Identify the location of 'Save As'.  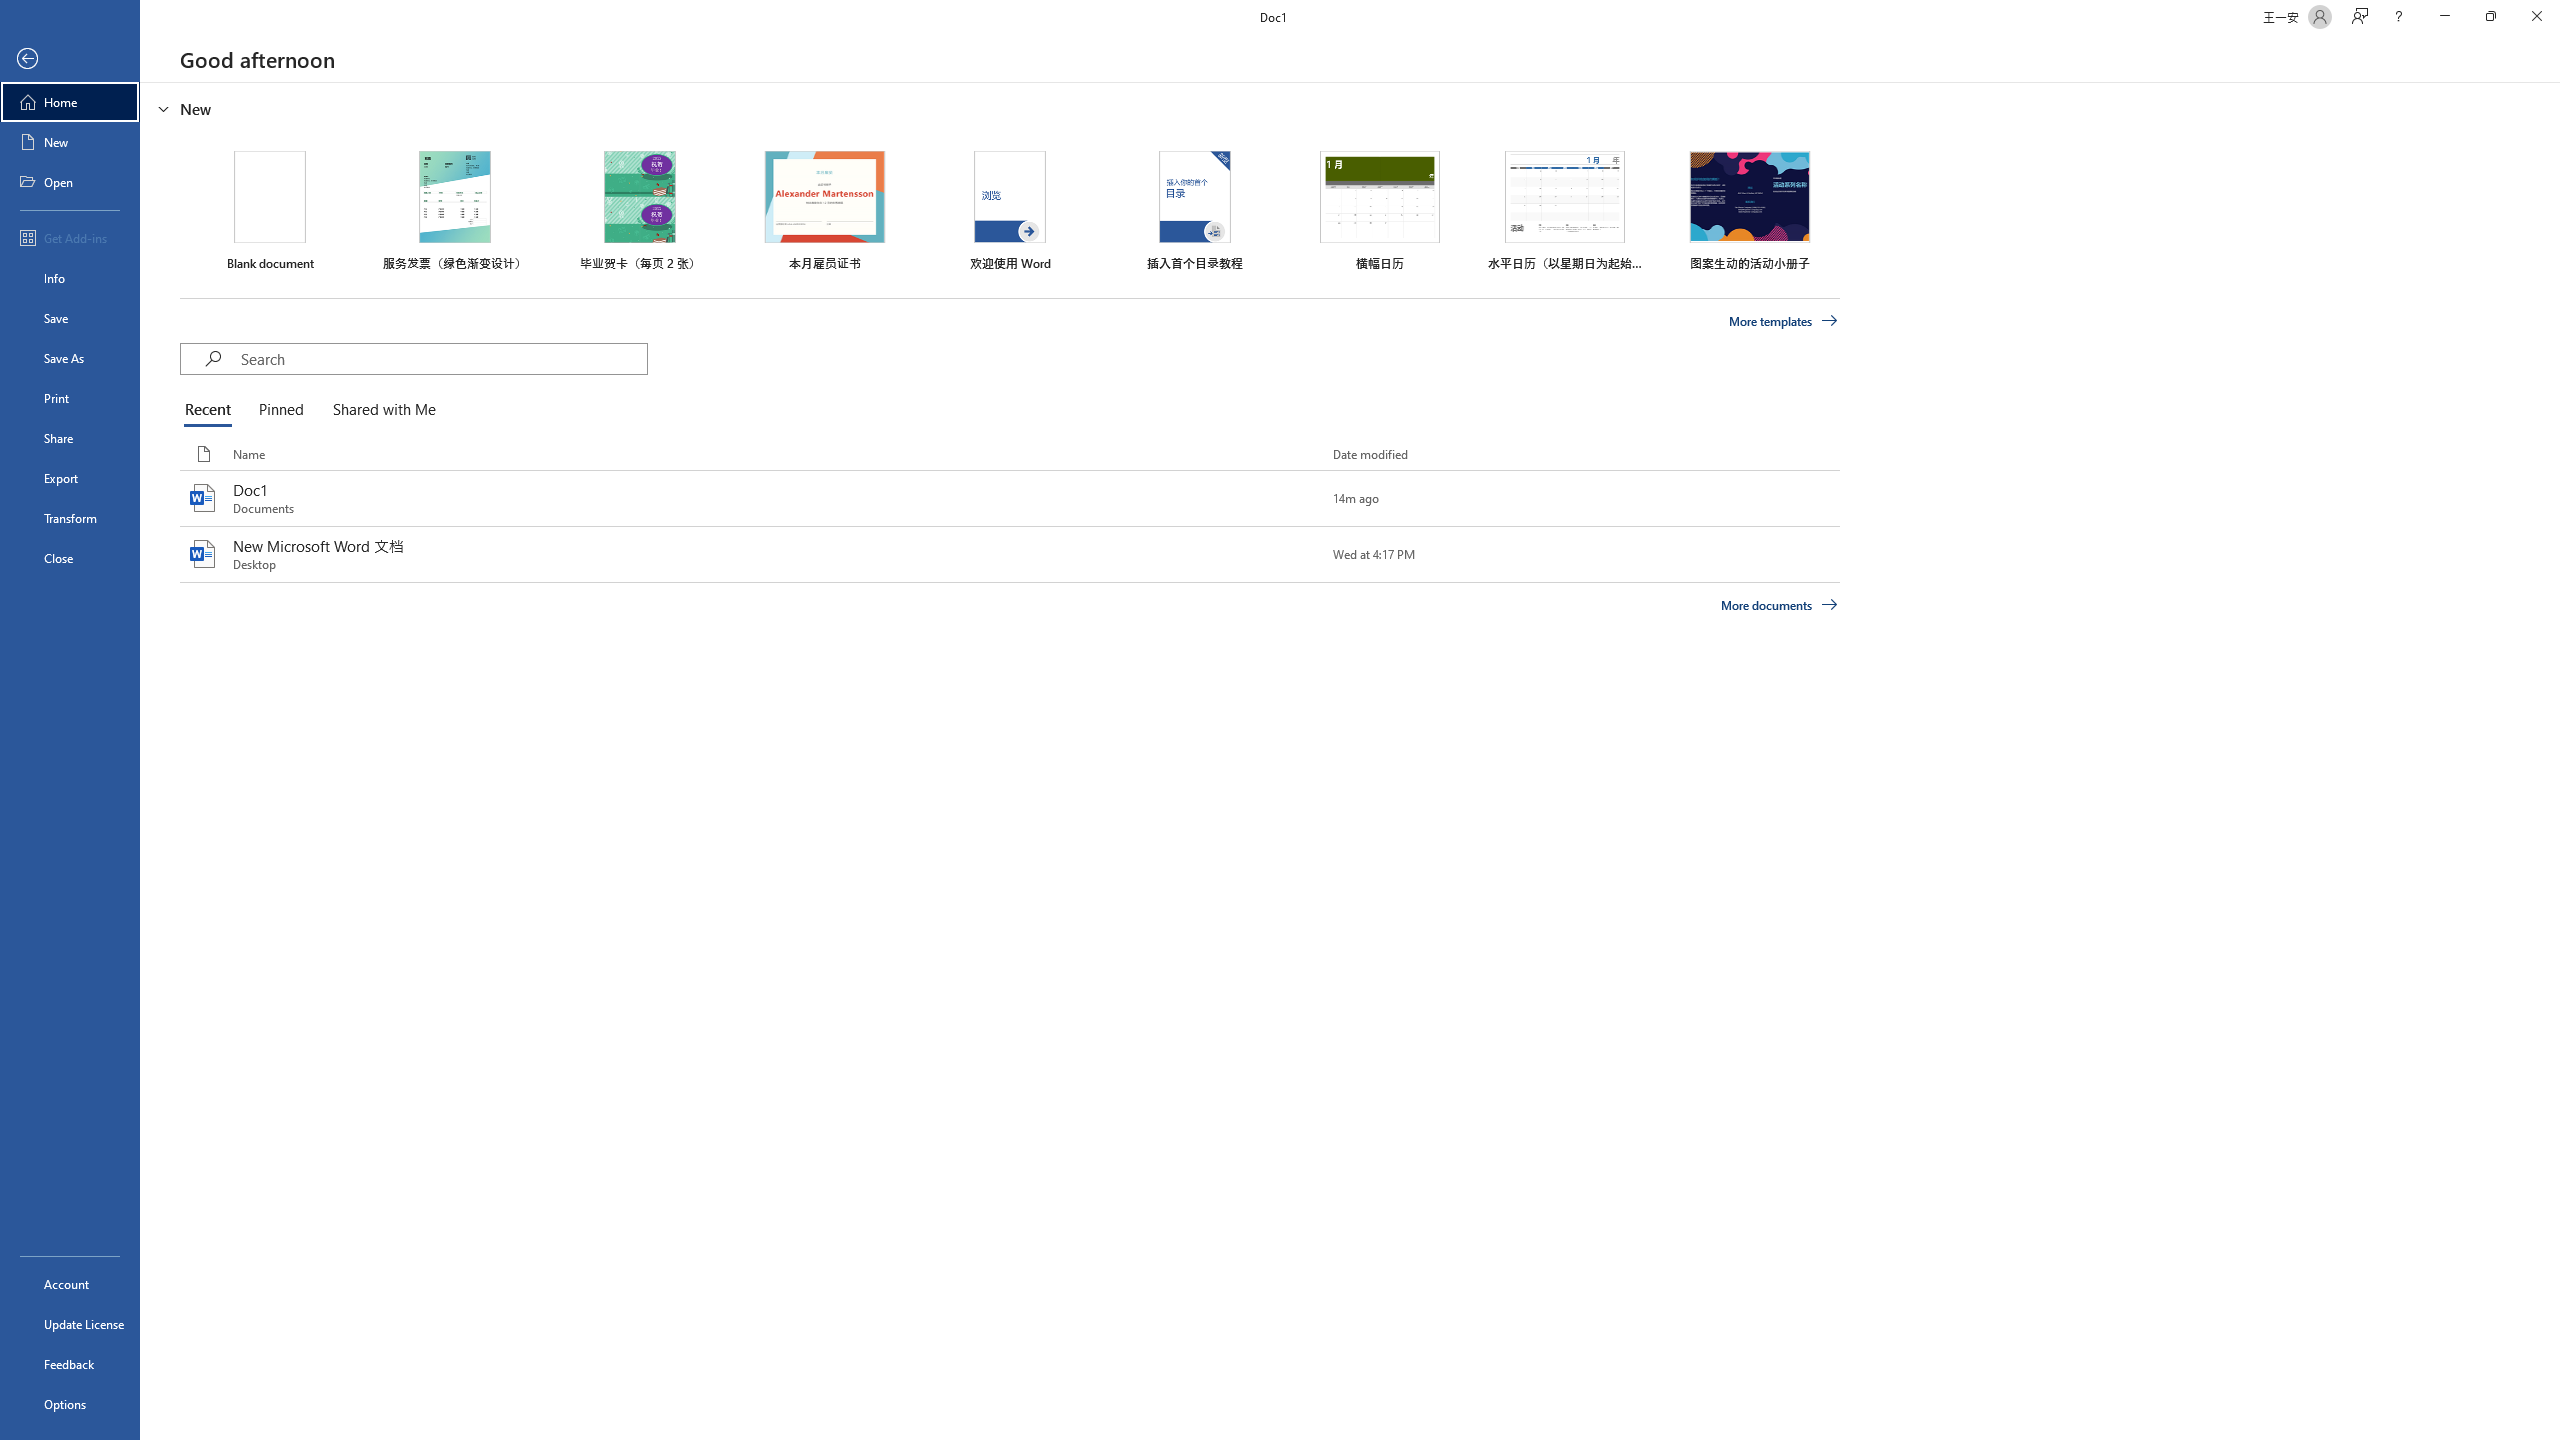
(69, 356).